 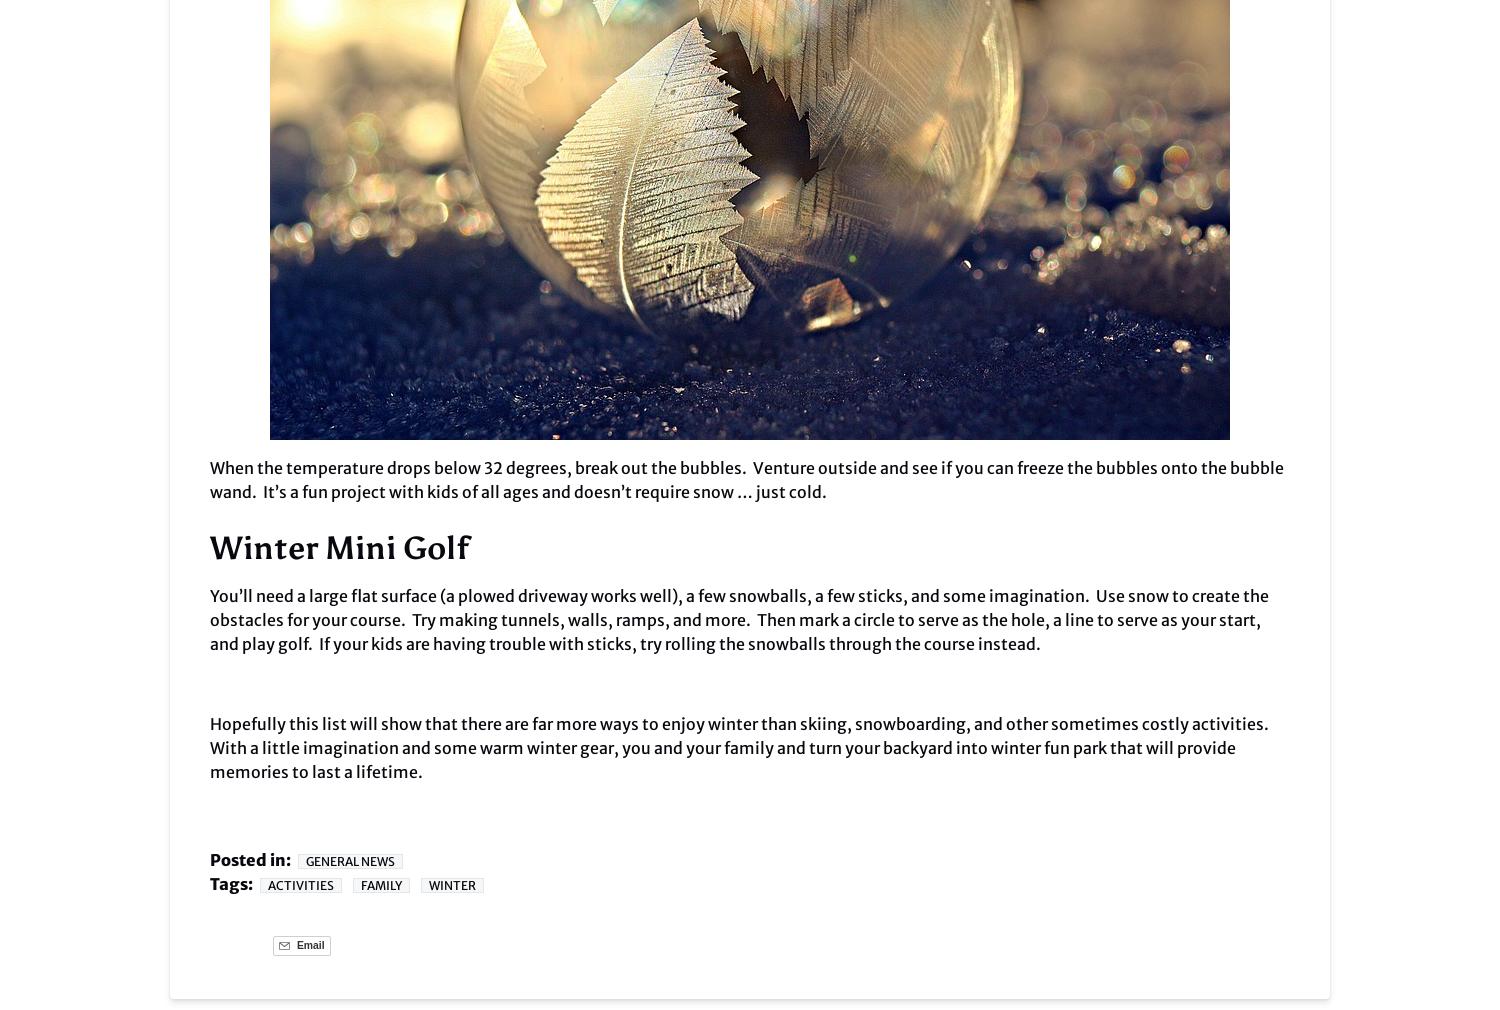 What do you see at coordinates (301, 885) in the screenshot?
I see `'Activities'` at bounding box center [301, 885].